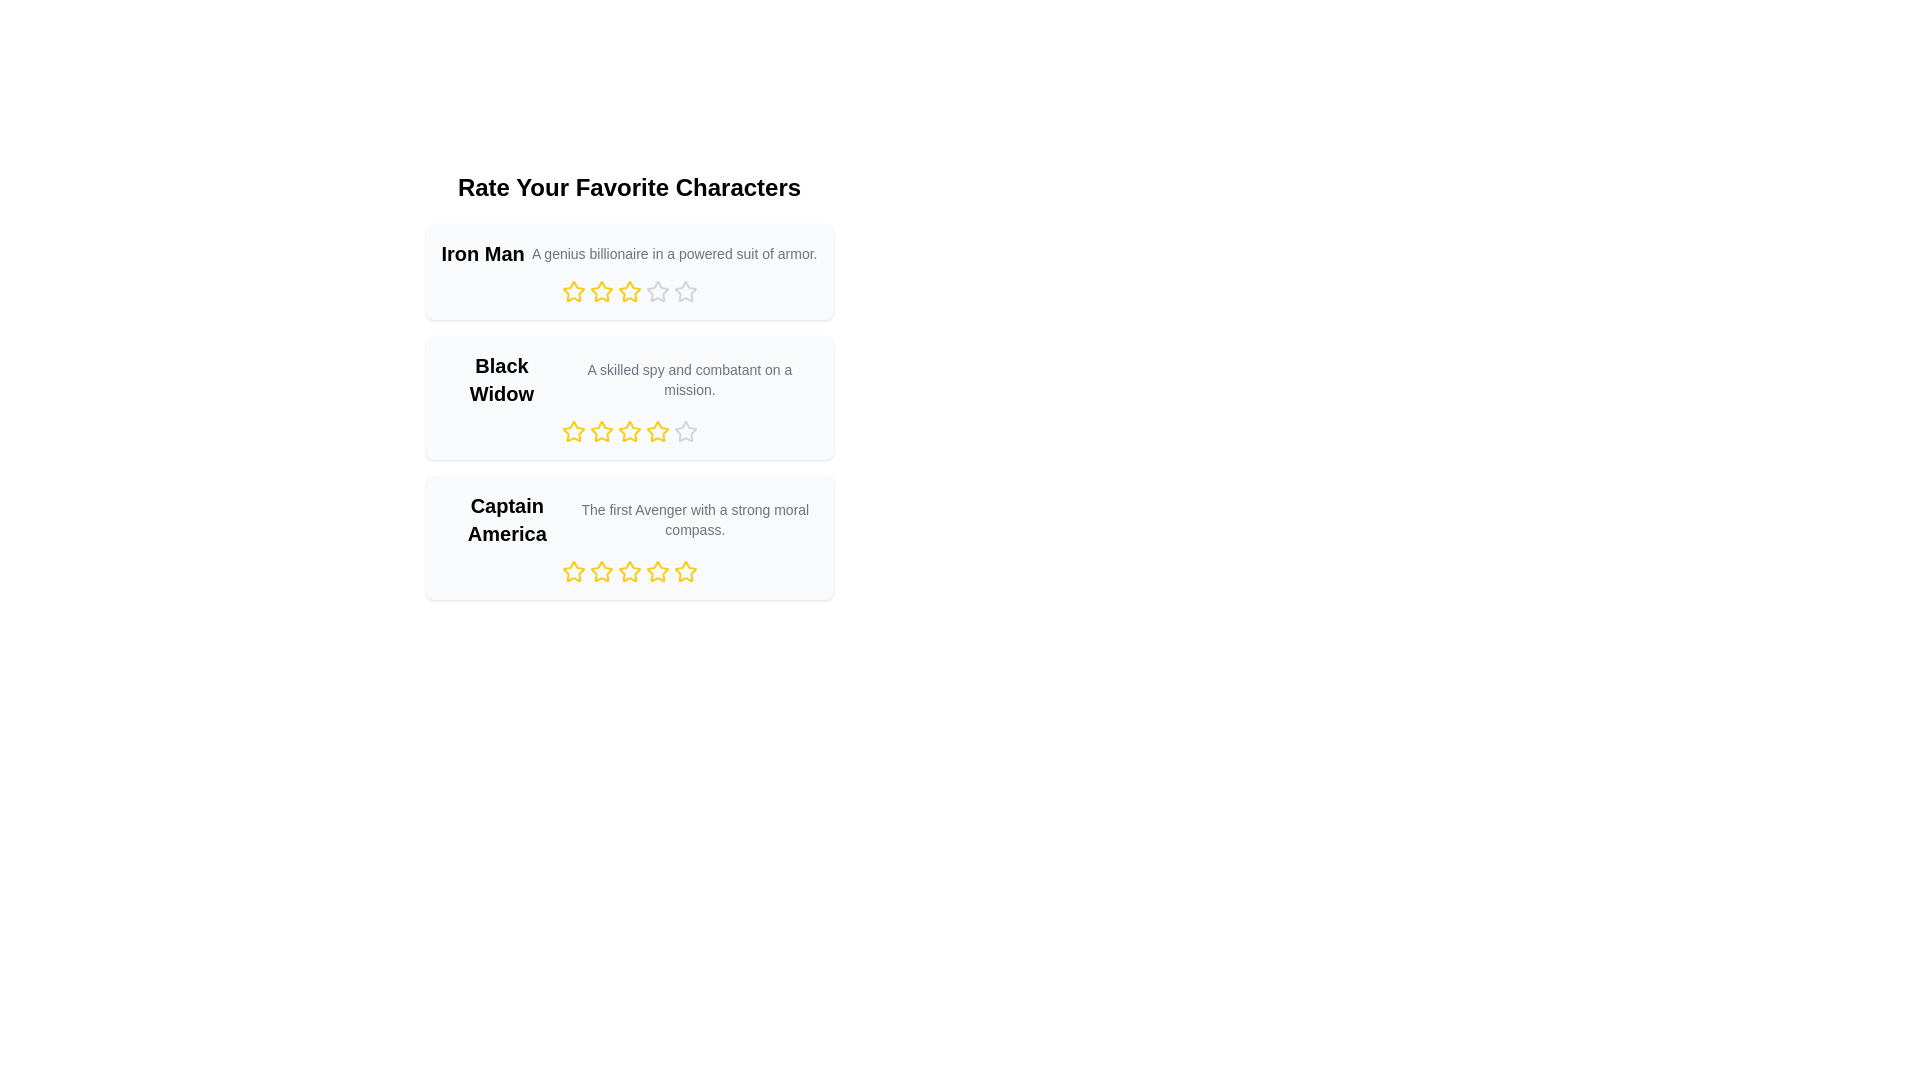  Describe the element at coordinates (657, 430) in the screenshot. I see `the current rating status by clicking the fourth yellow star-shaped icon with a hollow core in the rating system for 'Black Widow'` at that location.